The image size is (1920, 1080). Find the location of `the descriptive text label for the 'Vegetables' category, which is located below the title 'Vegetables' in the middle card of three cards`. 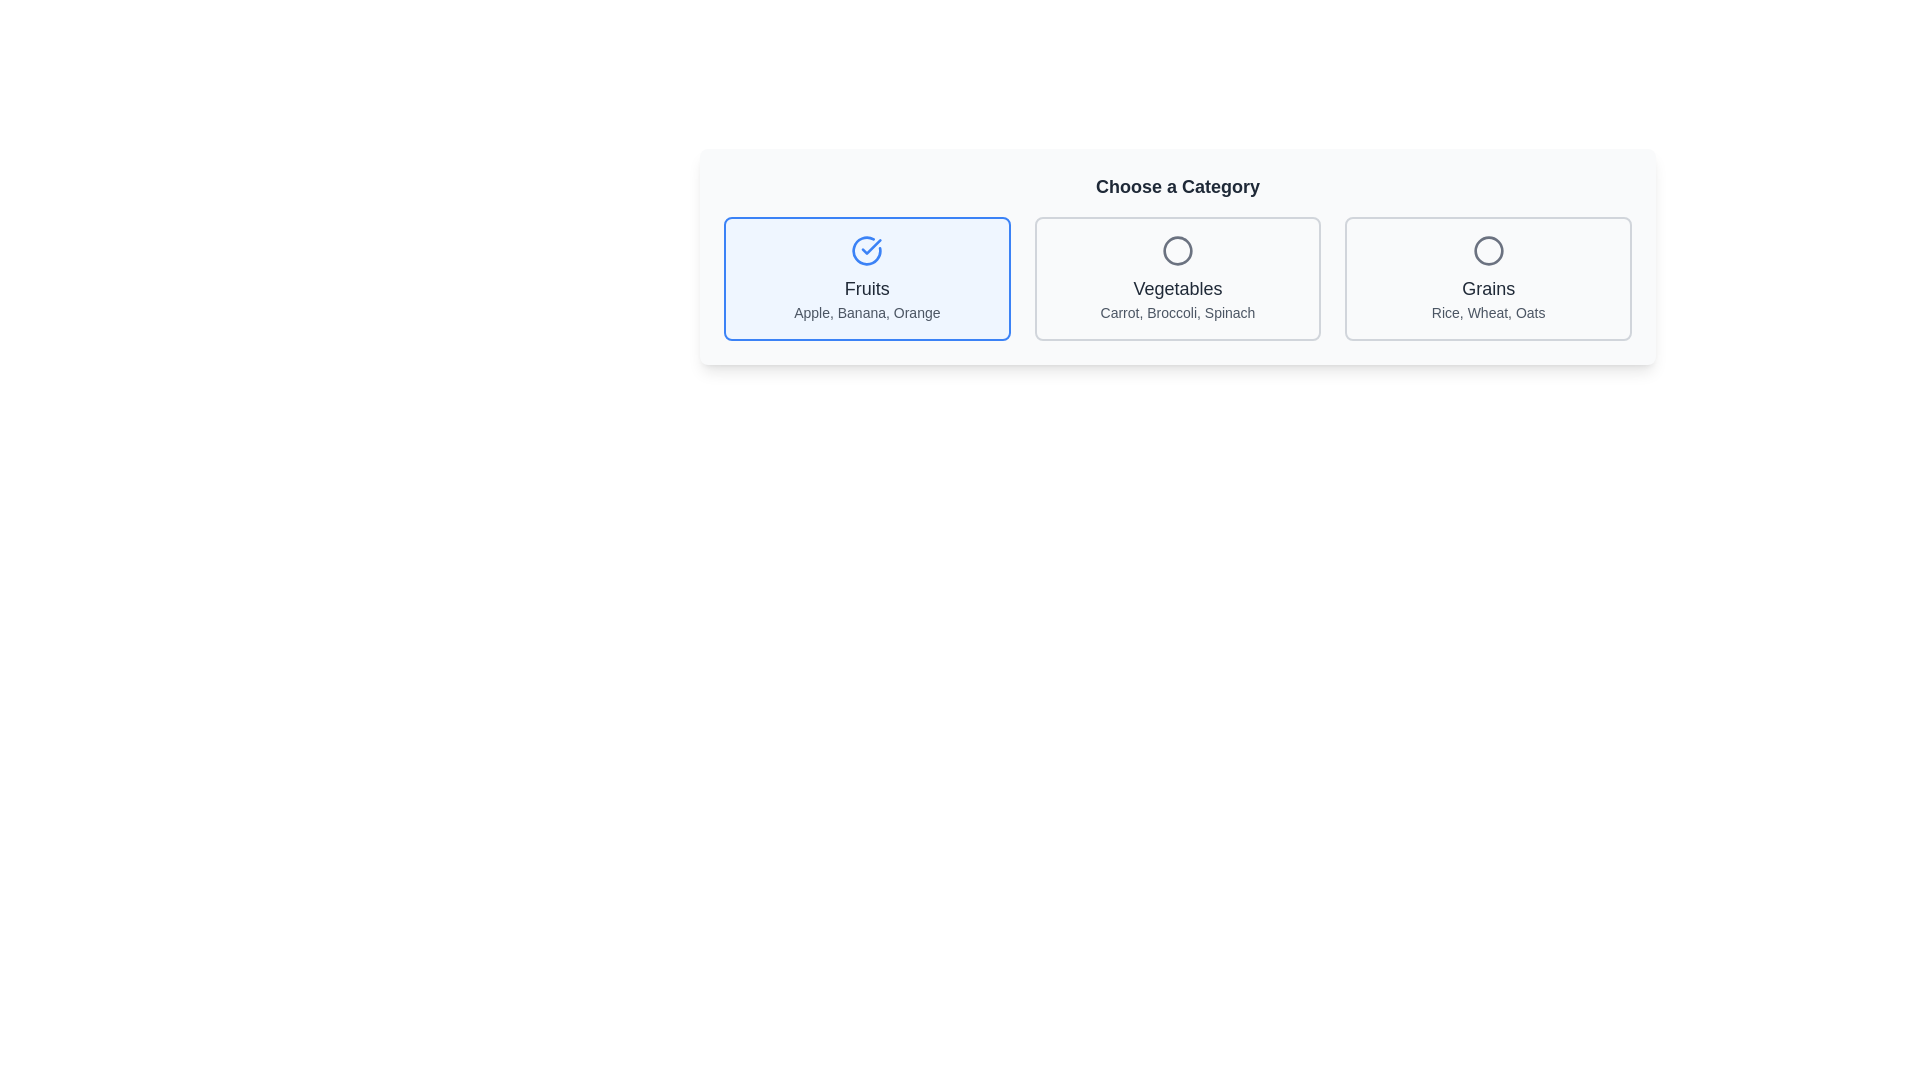

the descriptive text label for the 'Vegetables' category, which is located below the title 'Vegetables' in the middle card of three cards is located at coordinates (1177, 312).